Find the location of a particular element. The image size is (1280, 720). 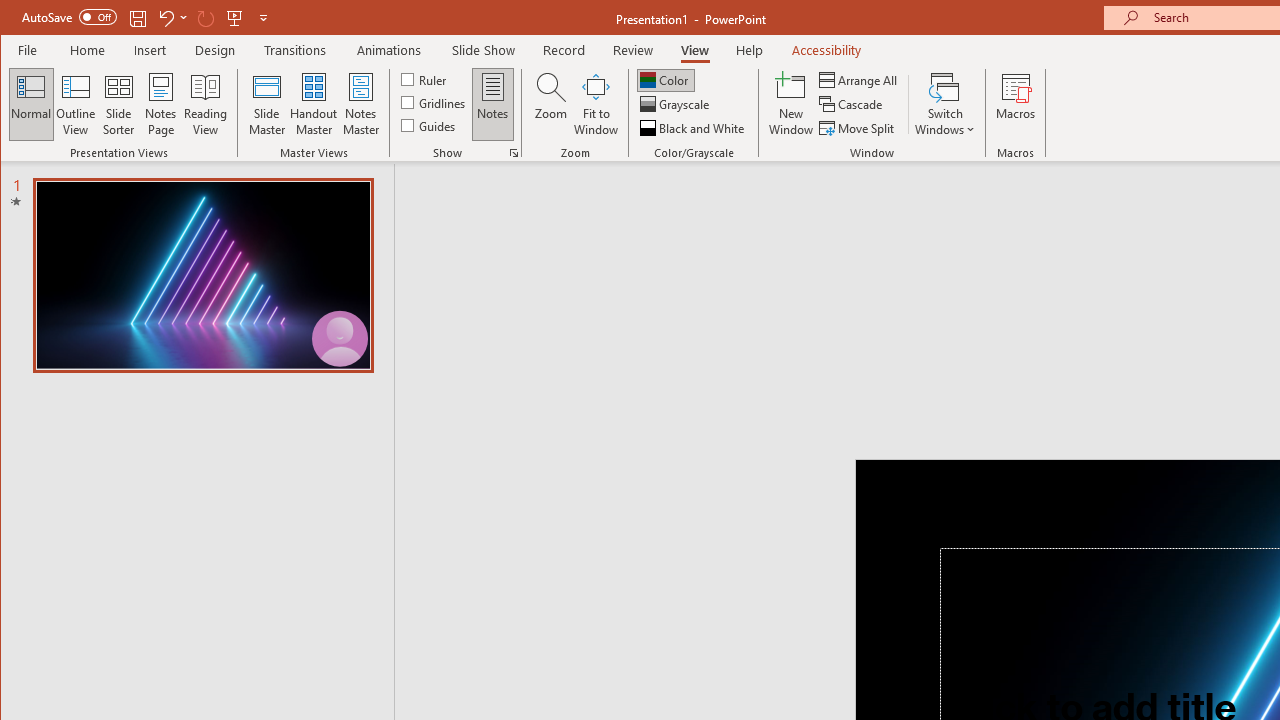

'Switch Windows' is located at coordinates (944, 104).